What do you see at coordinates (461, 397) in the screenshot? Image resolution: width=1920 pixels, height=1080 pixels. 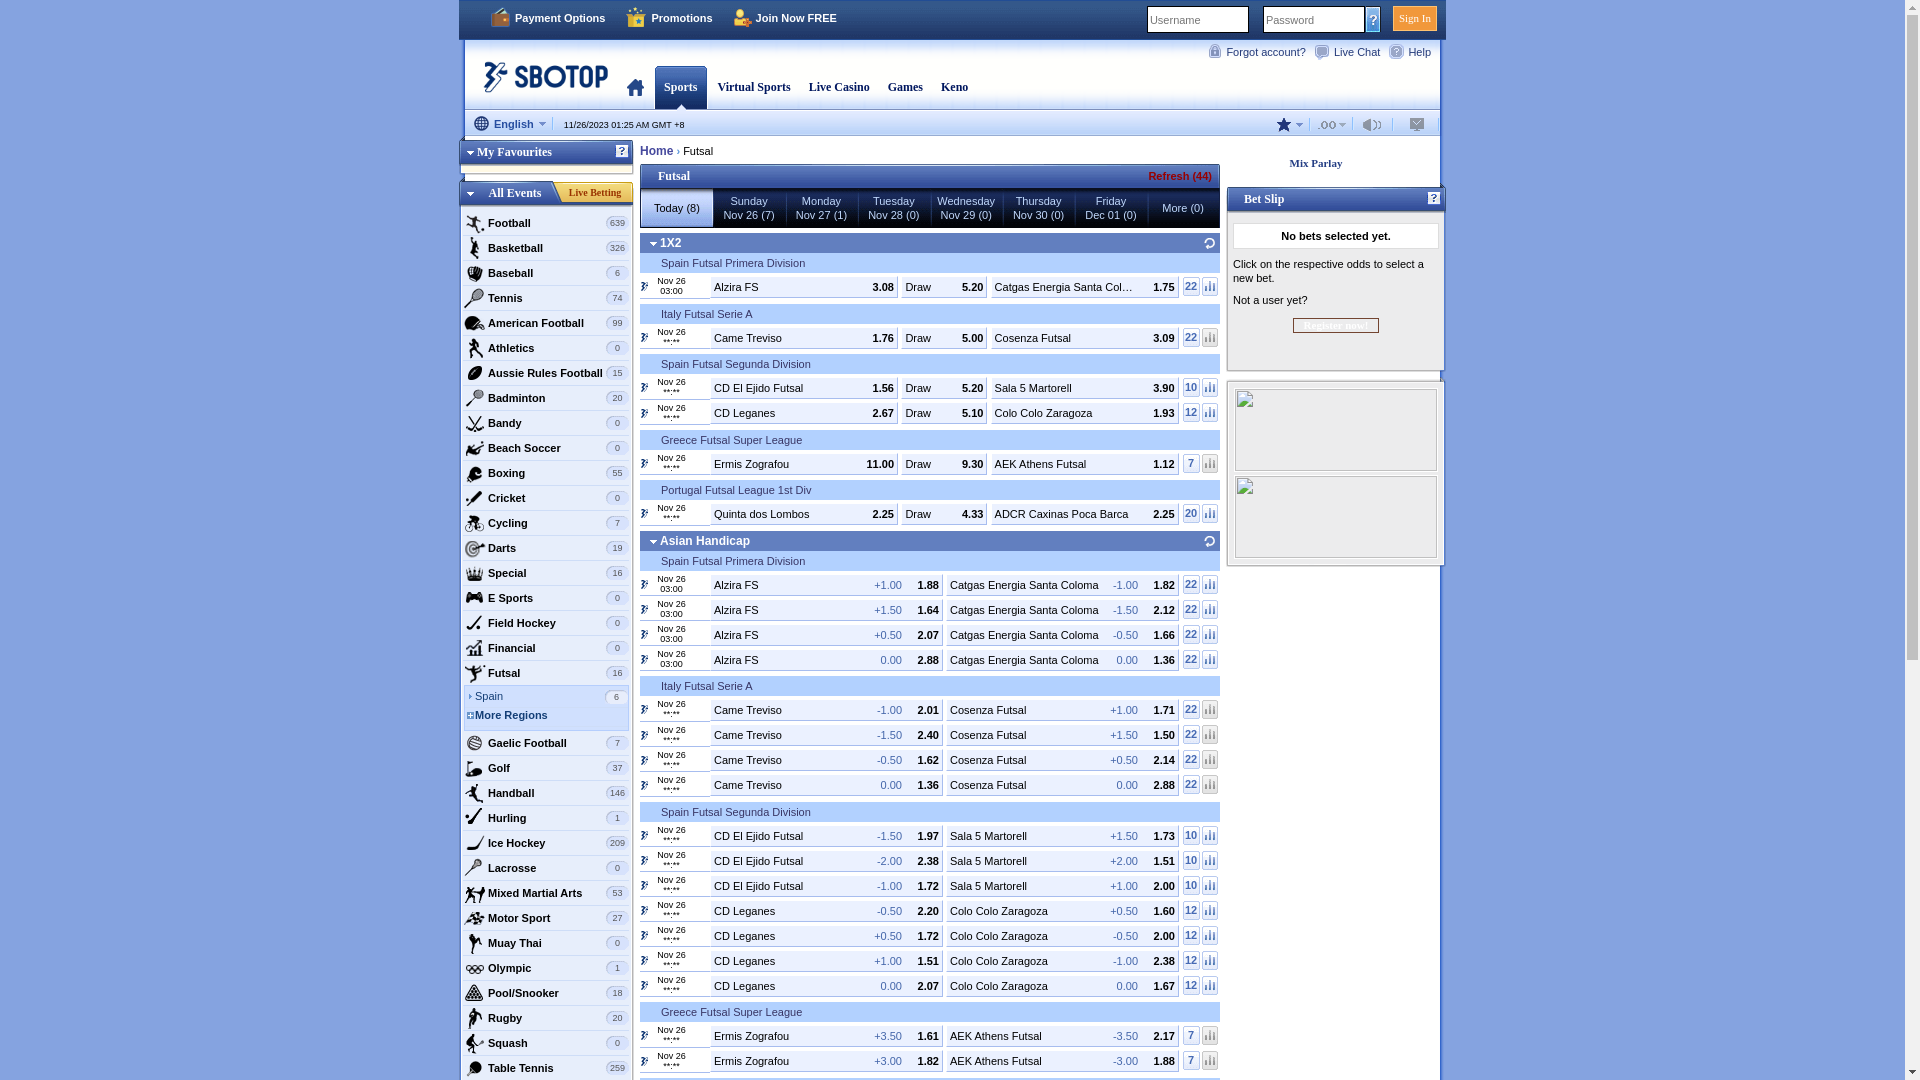 I see `'Badminton` at bounding box center [461, 397].